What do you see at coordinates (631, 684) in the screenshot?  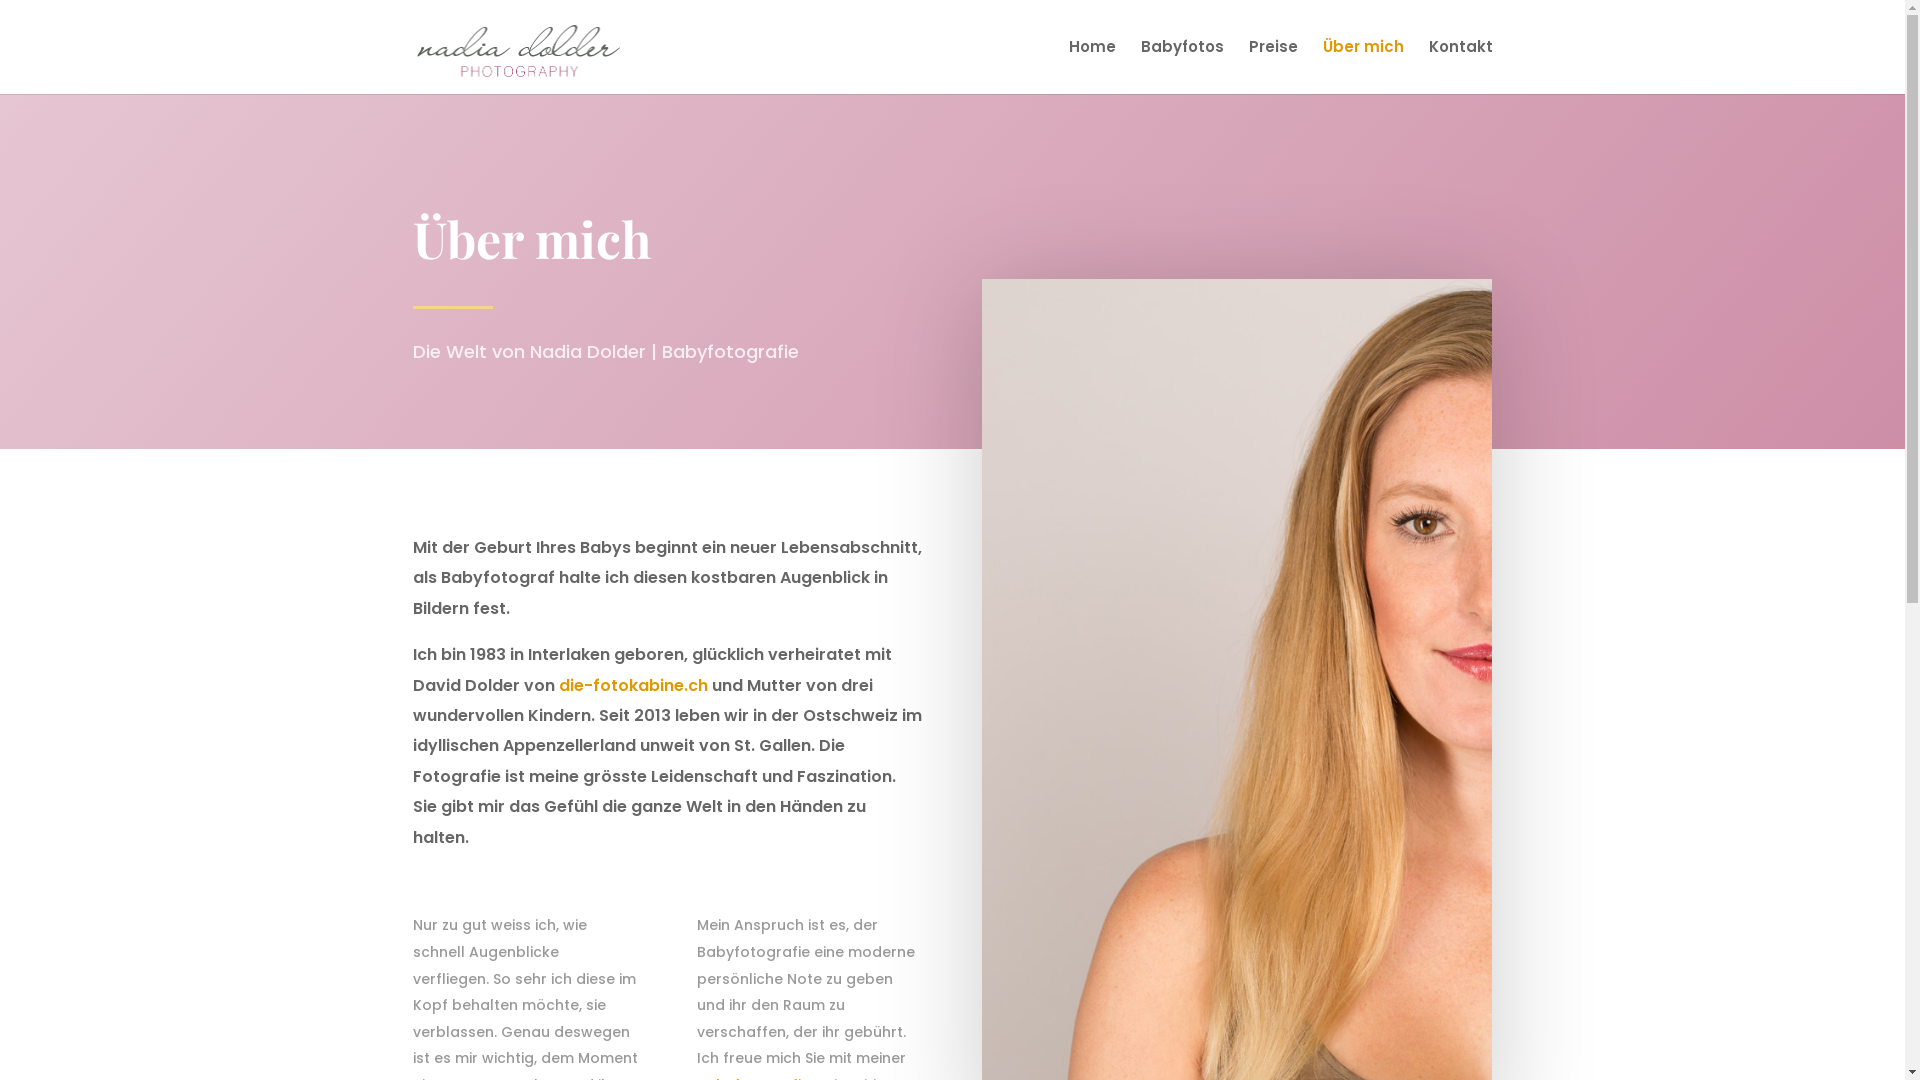 I see `'die-fotokabine.ch'` at bounding box center [631, 684].